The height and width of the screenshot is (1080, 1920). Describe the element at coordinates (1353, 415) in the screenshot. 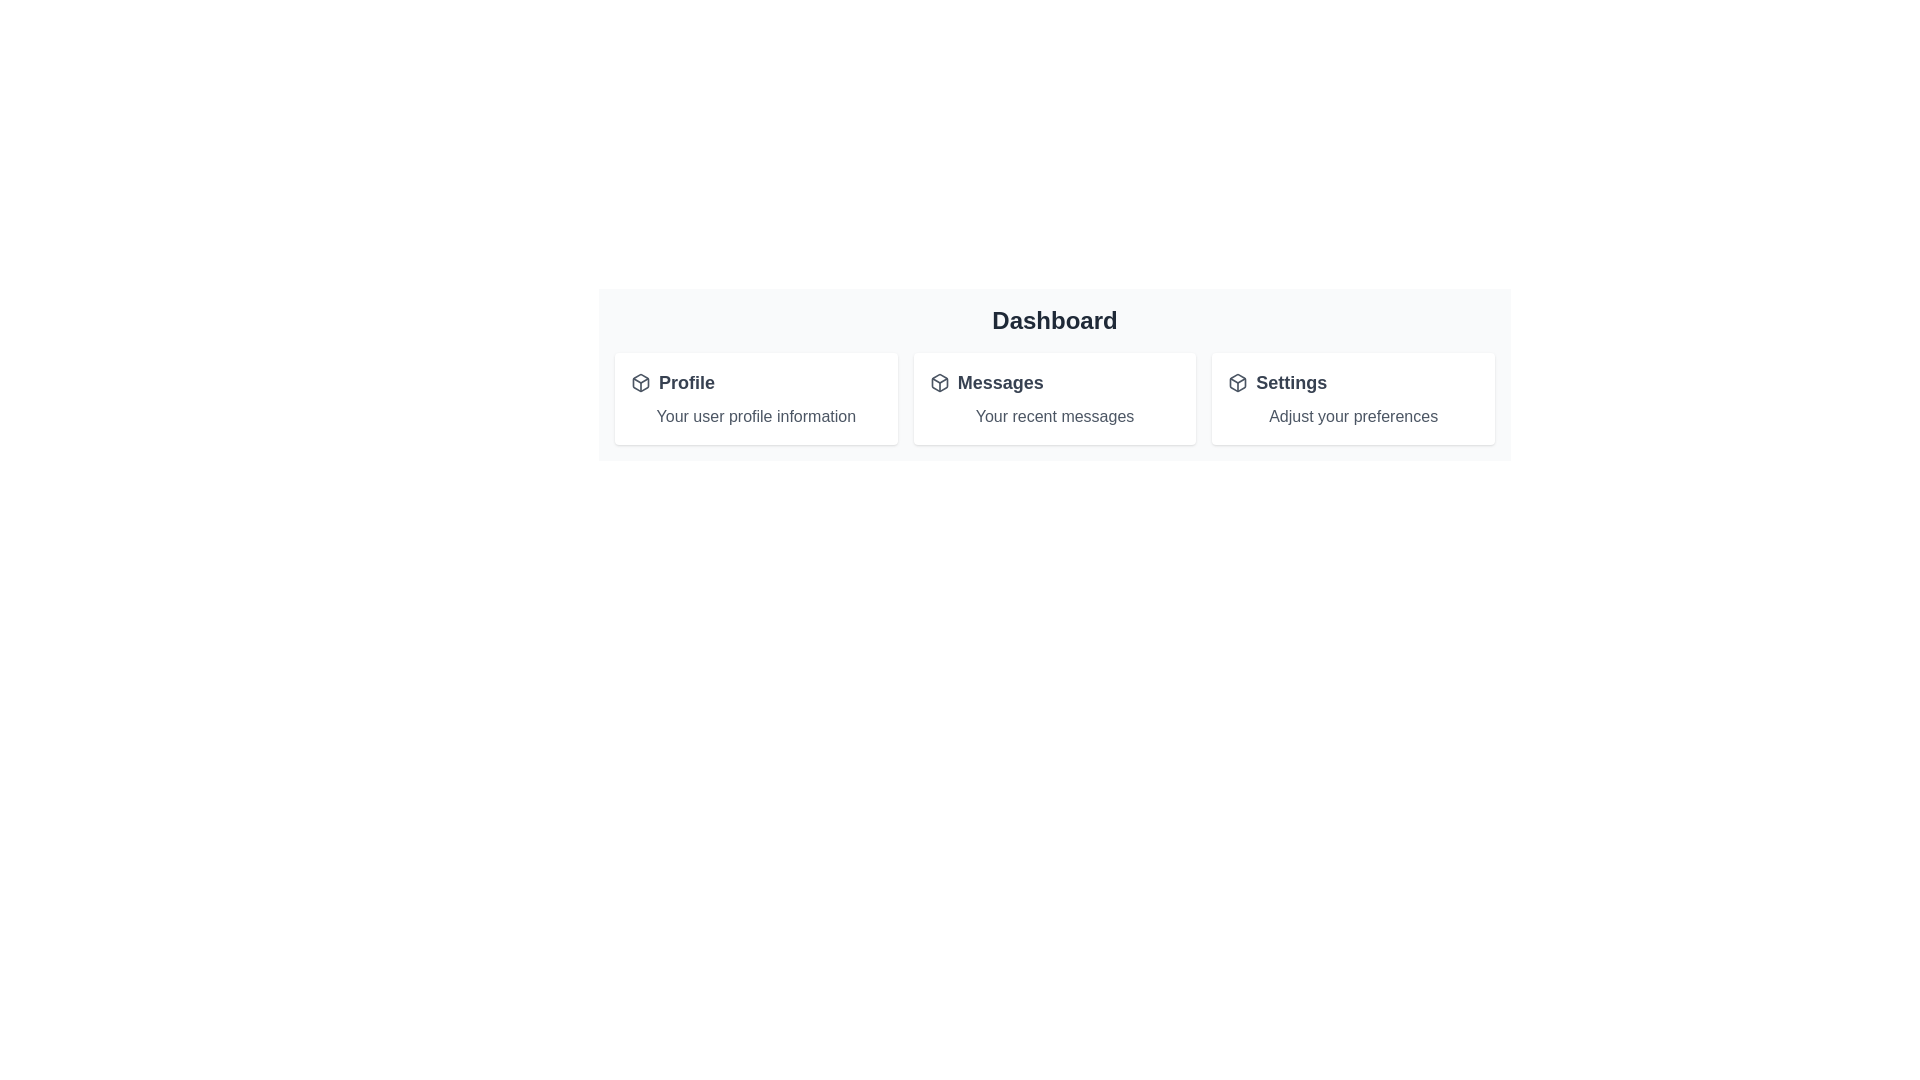

I see `the descriptive text label located at the bottom of the 'Settings' card, which provides guidance related to the 'Settings' section` at that location.